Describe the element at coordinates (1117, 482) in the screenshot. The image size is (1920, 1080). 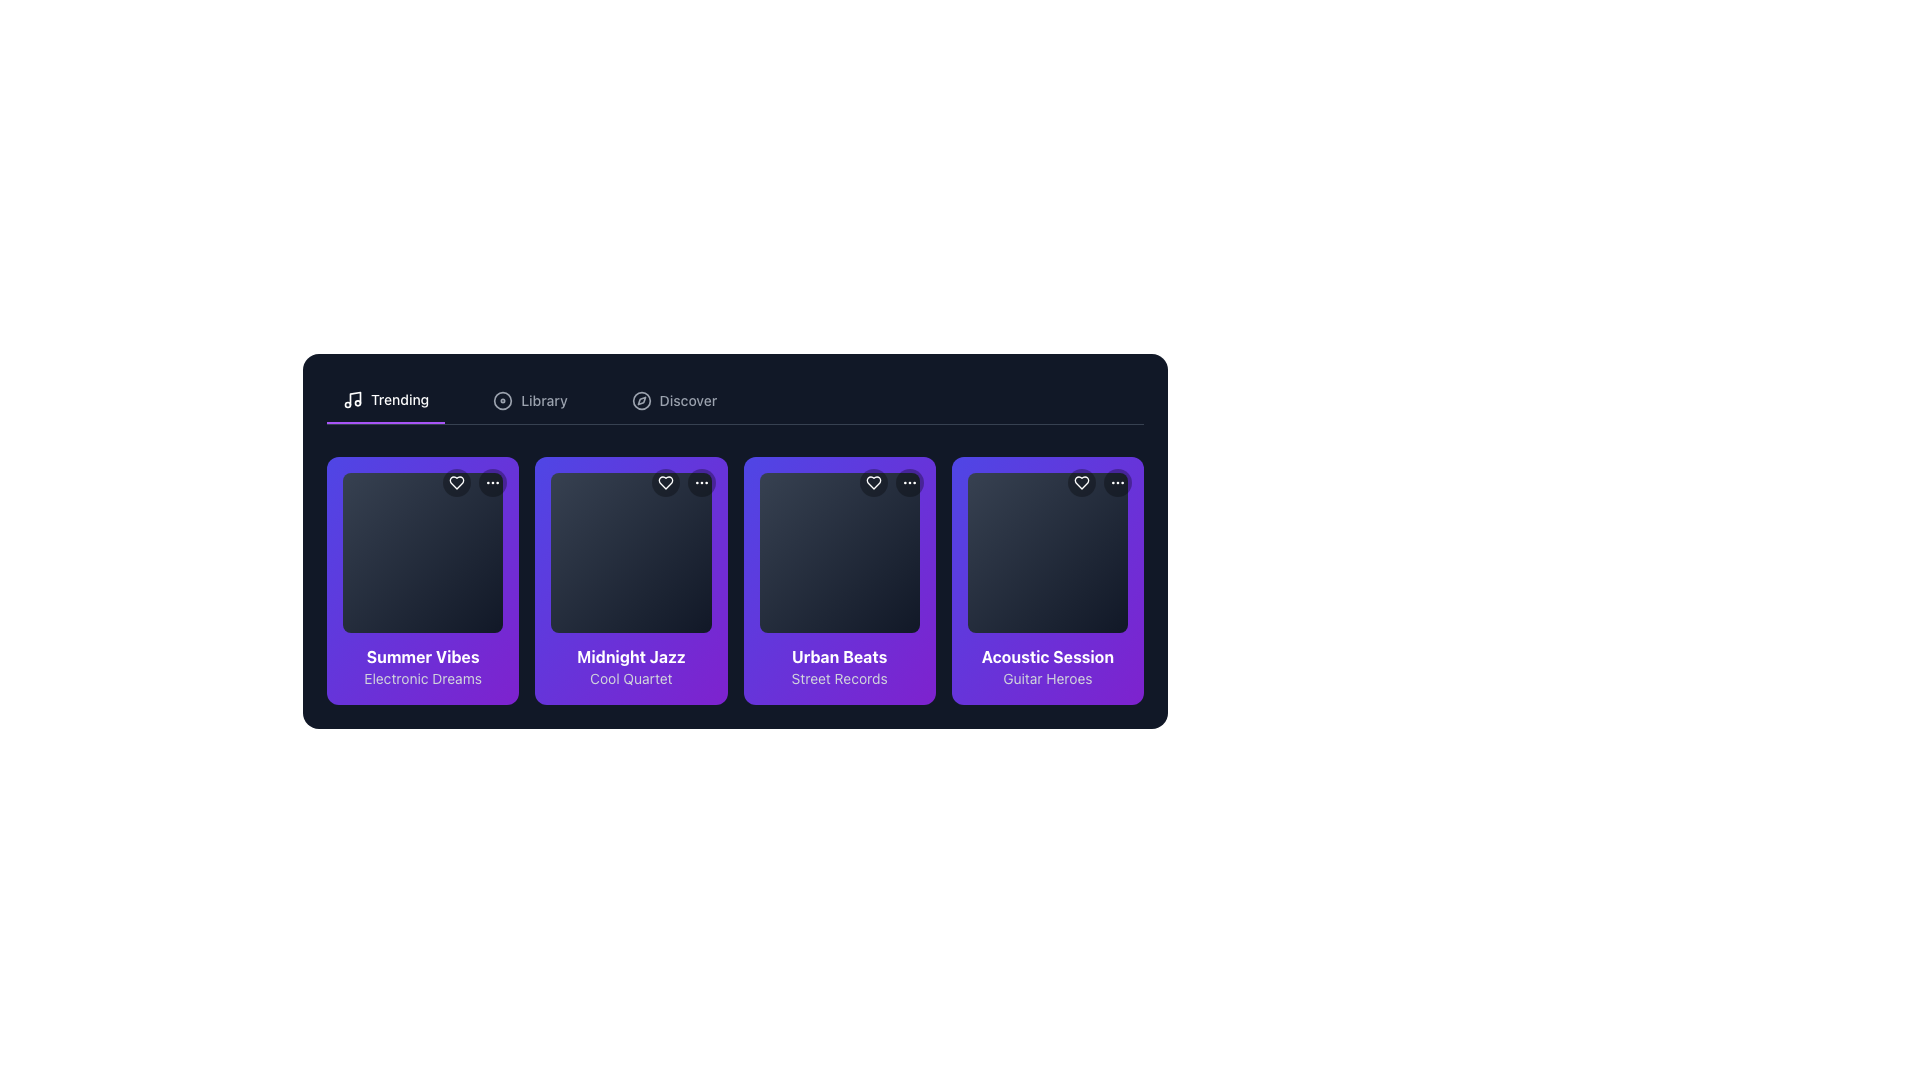
I see `the circular button with a semi-transparent black background and three white dots at the top-right corner of the 'Acoustic Session' card` at that location.